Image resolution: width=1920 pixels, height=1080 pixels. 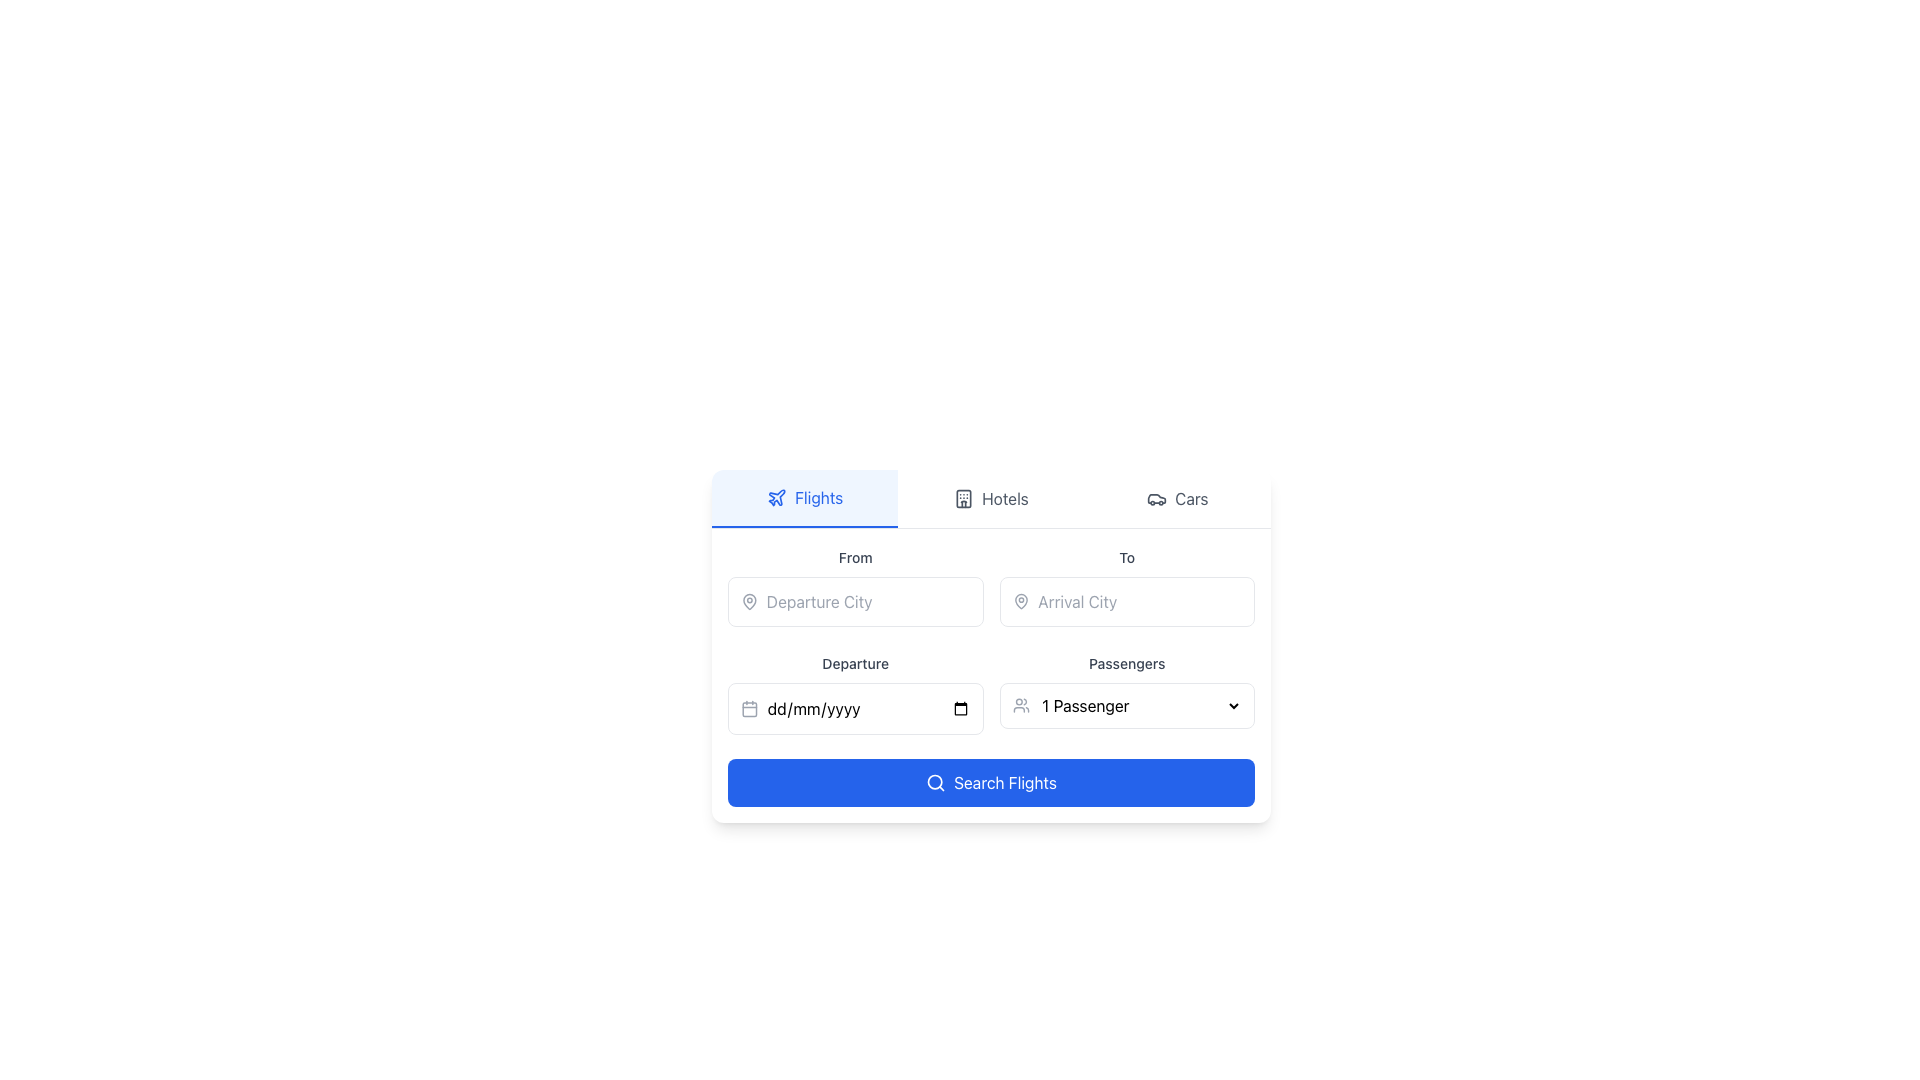 I want to click on the 'Flights' tab, which is the first tab in a horizontal menu and is visually characterized by a blue label with a small airplane icon on its left side and a highlighted blue border at the bottom, so click(x=805, y=497).